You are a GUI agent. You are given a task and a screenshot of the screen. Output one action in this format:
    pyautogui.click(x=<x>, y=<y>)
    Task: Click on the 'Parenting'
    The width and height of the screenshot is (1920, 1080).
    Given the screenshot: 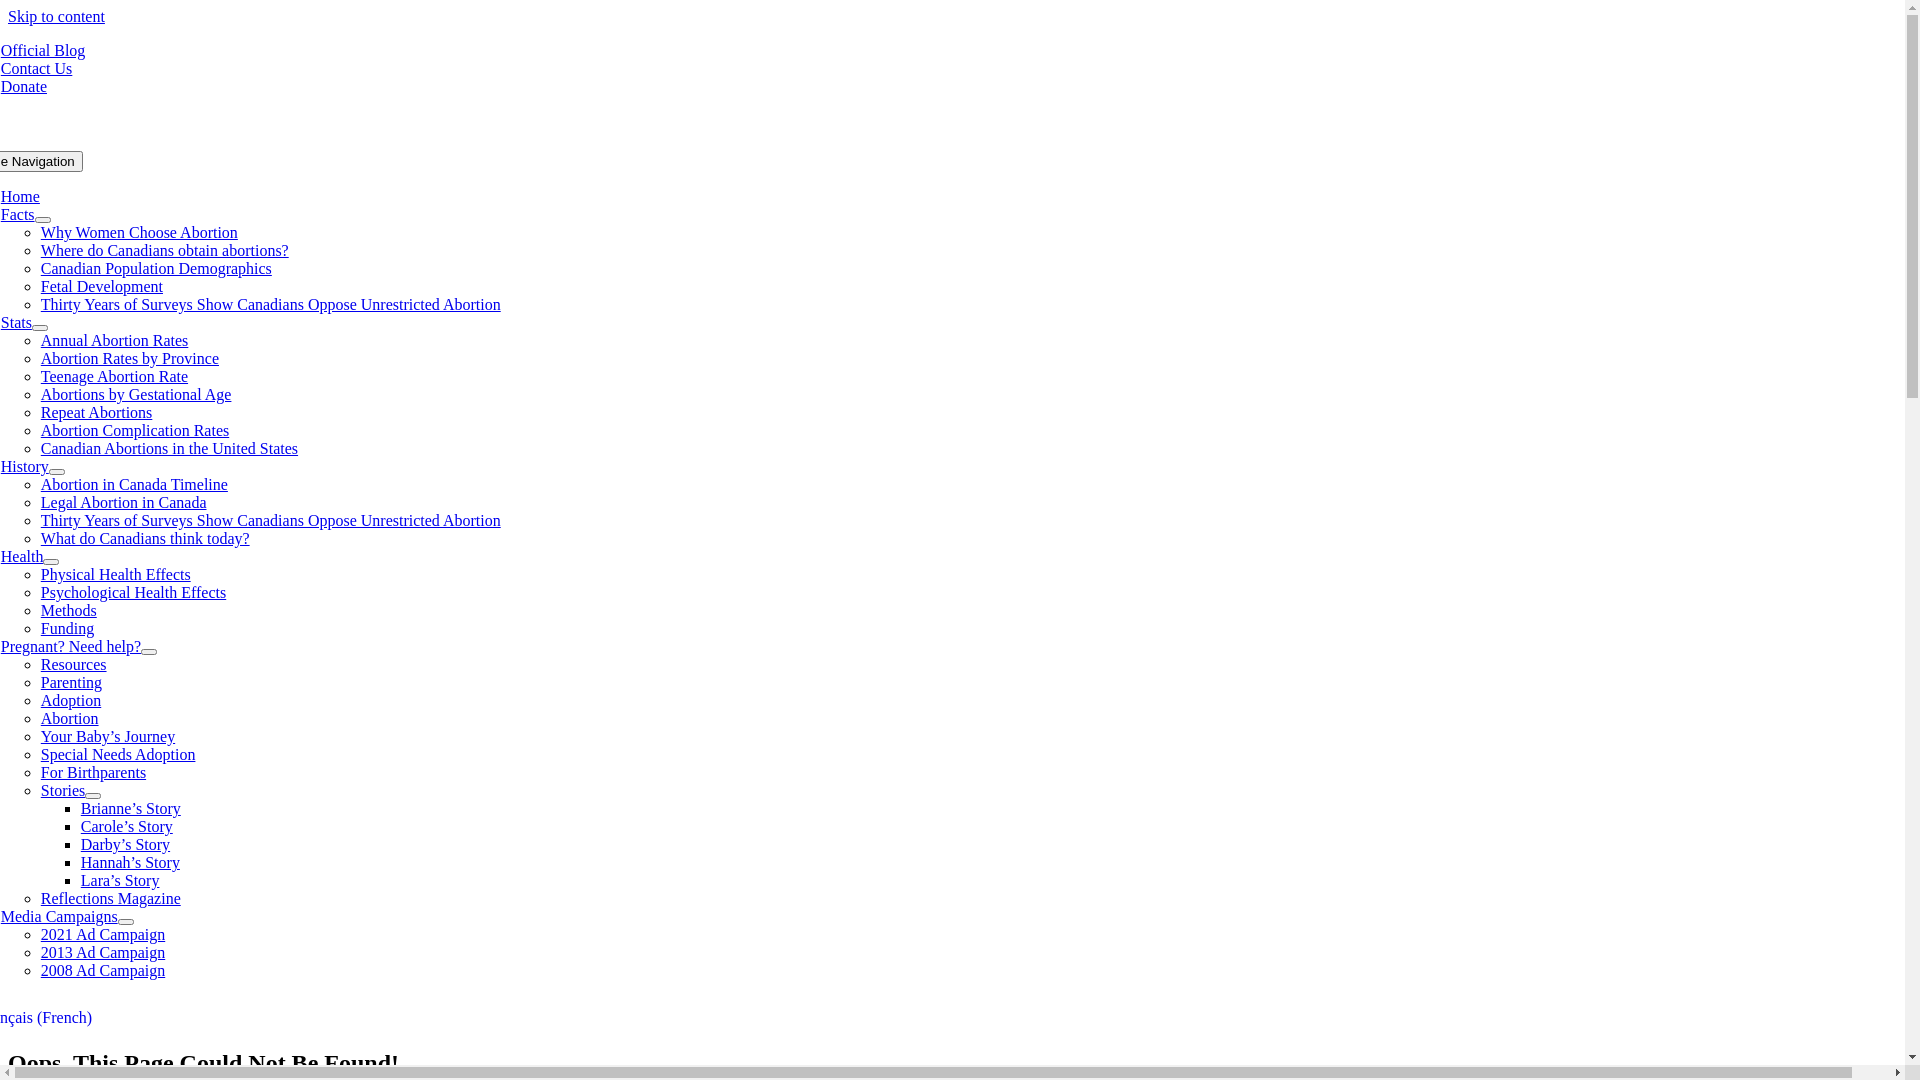 What is the action you would take?
    pyautogui.click(x=71, y=681)
    